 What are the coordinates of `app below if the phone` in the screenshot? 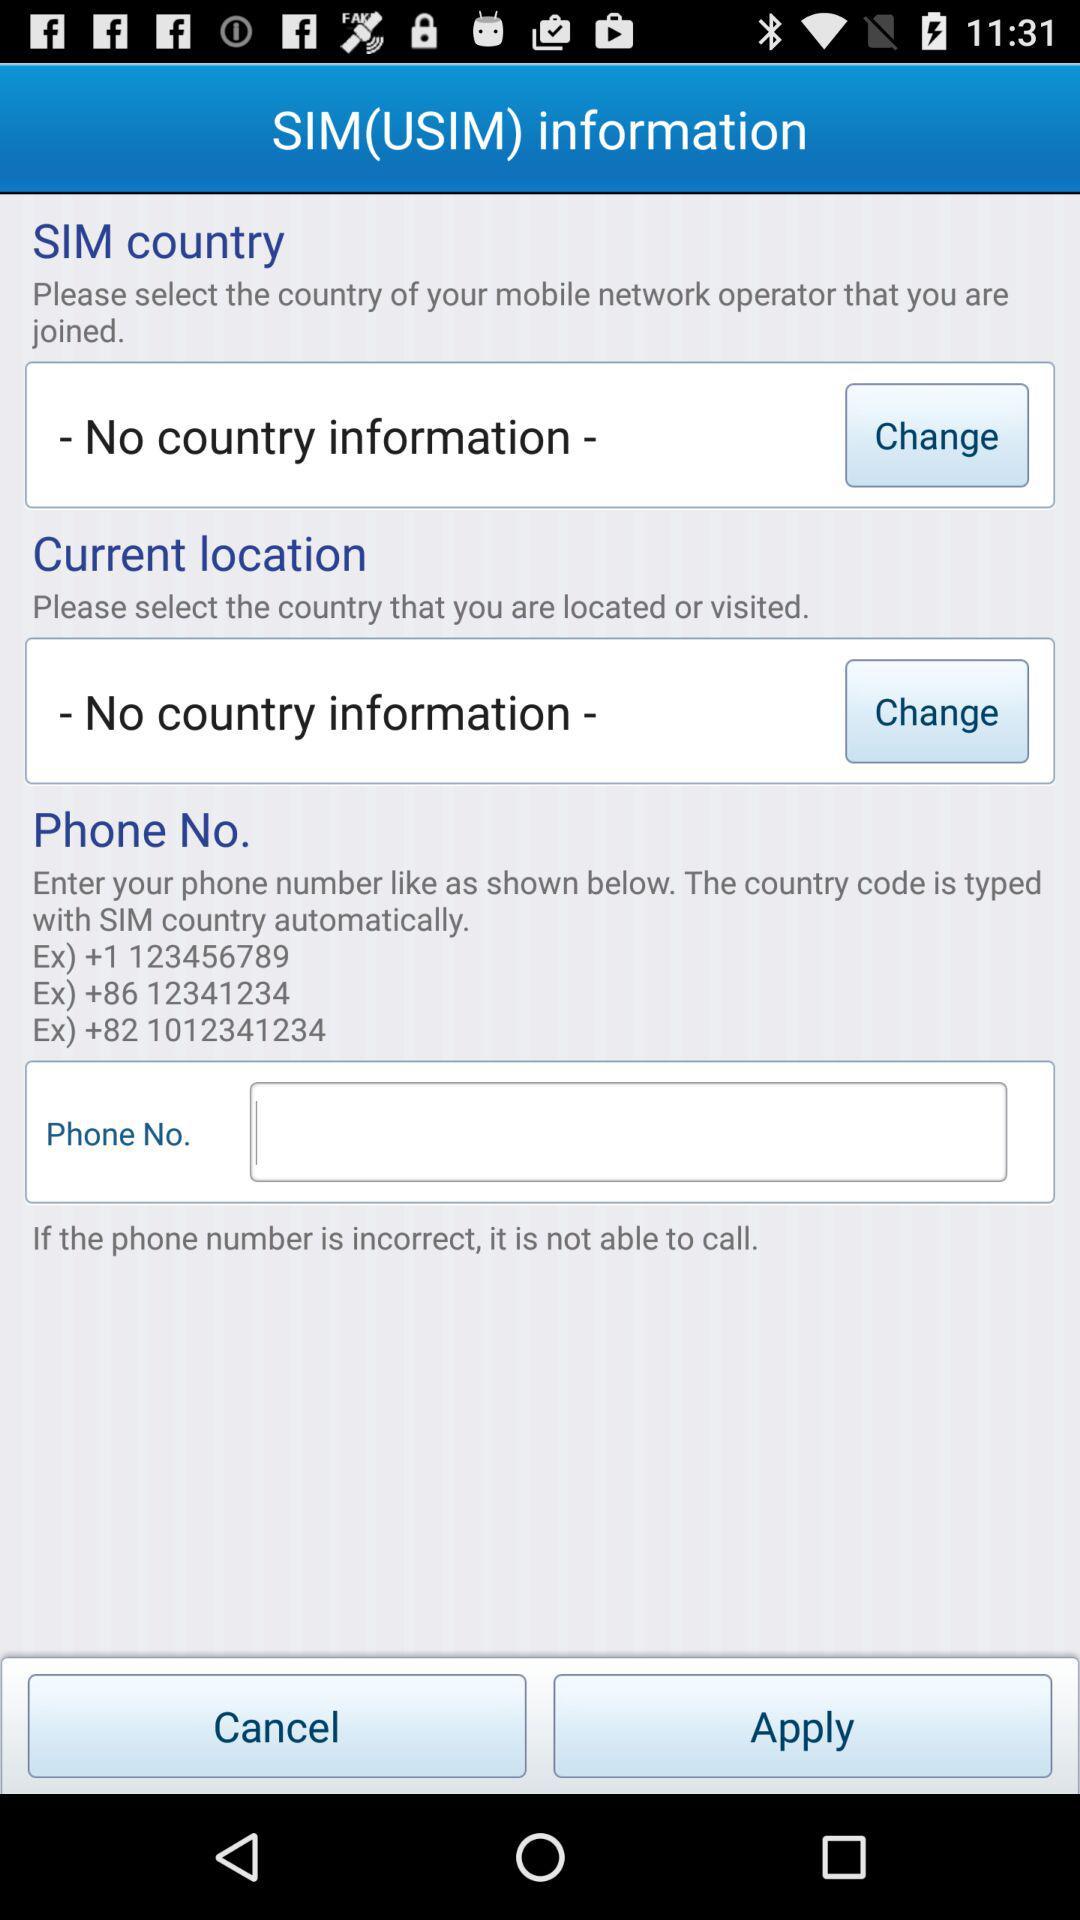 It's located at (801, 1725).